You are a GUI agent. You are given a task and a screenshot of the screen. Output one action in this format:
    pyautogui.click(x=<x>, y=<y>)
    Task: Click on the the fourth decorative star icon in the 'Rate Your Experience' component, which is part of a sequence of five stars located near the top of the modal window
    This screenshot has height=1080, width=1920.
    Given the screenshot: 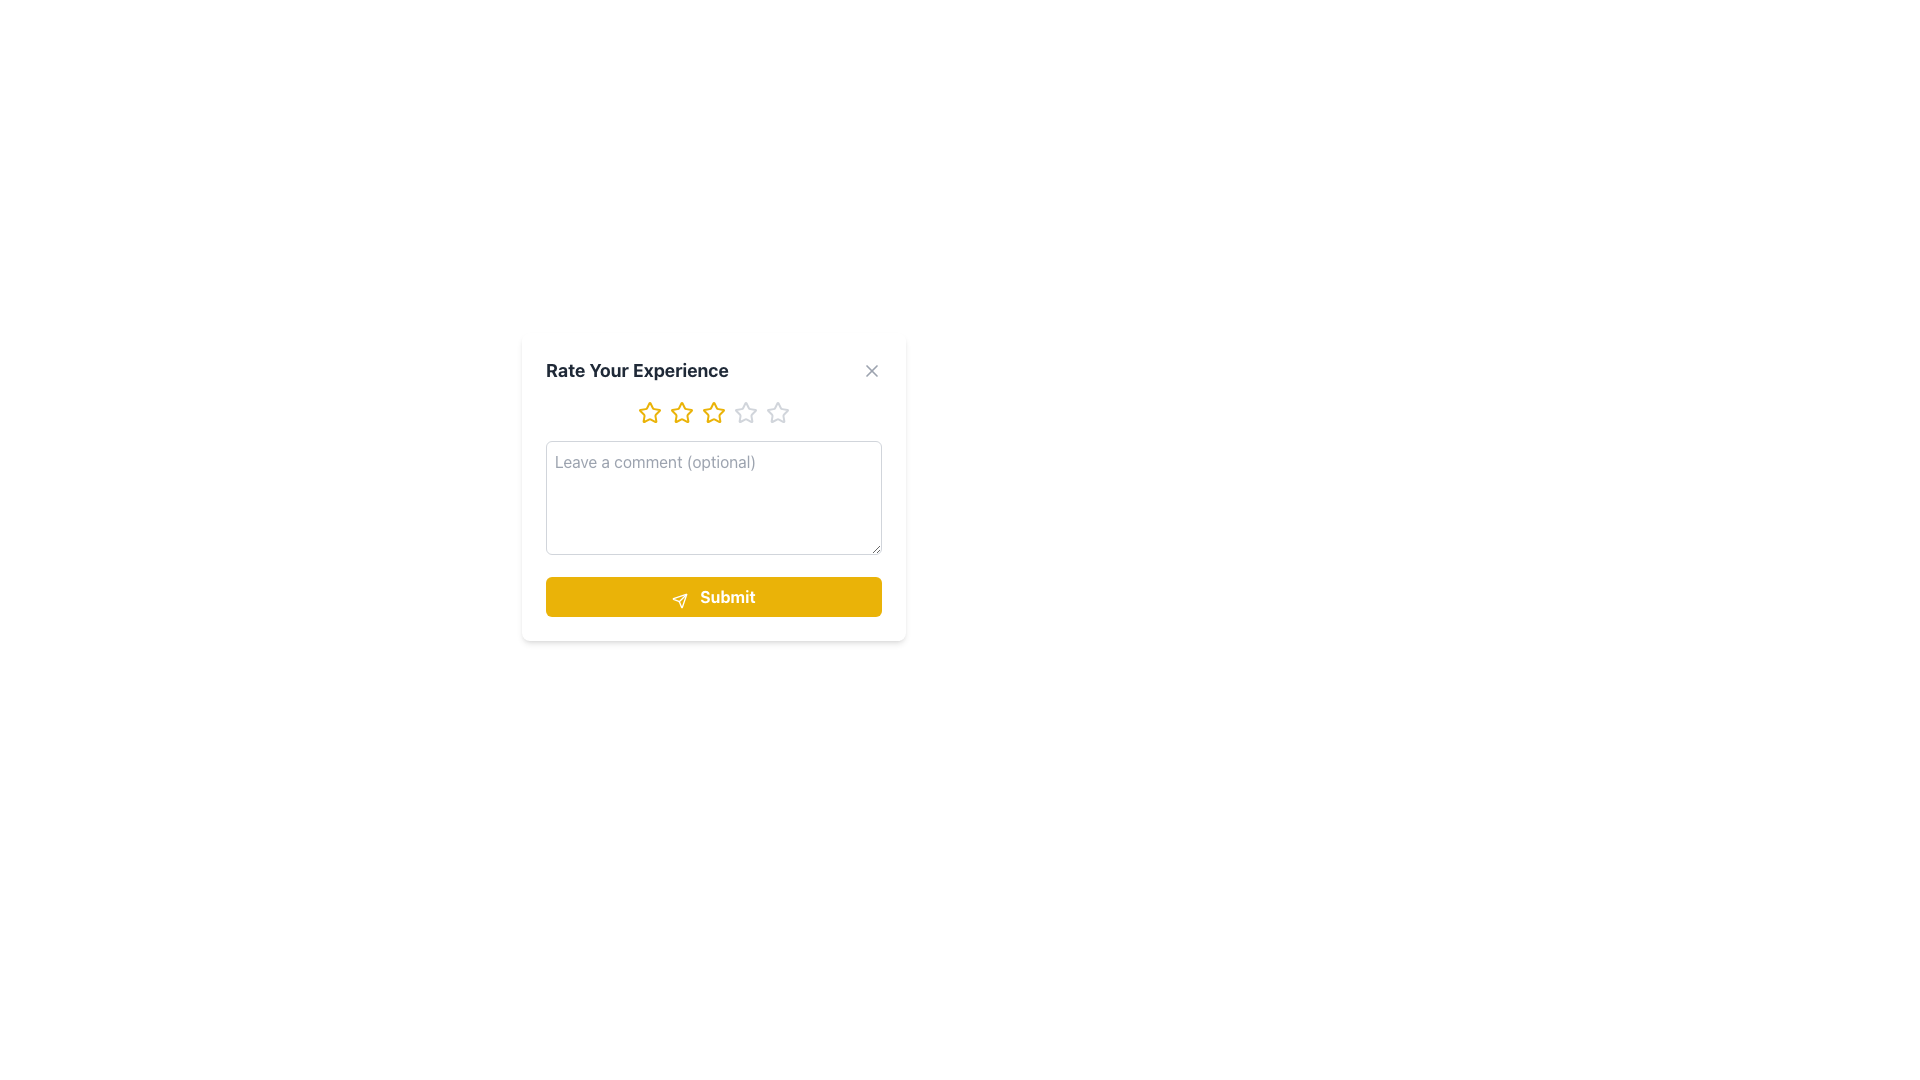 What is the action you would take?
    pyautogui.click(x=776, y=411)
    